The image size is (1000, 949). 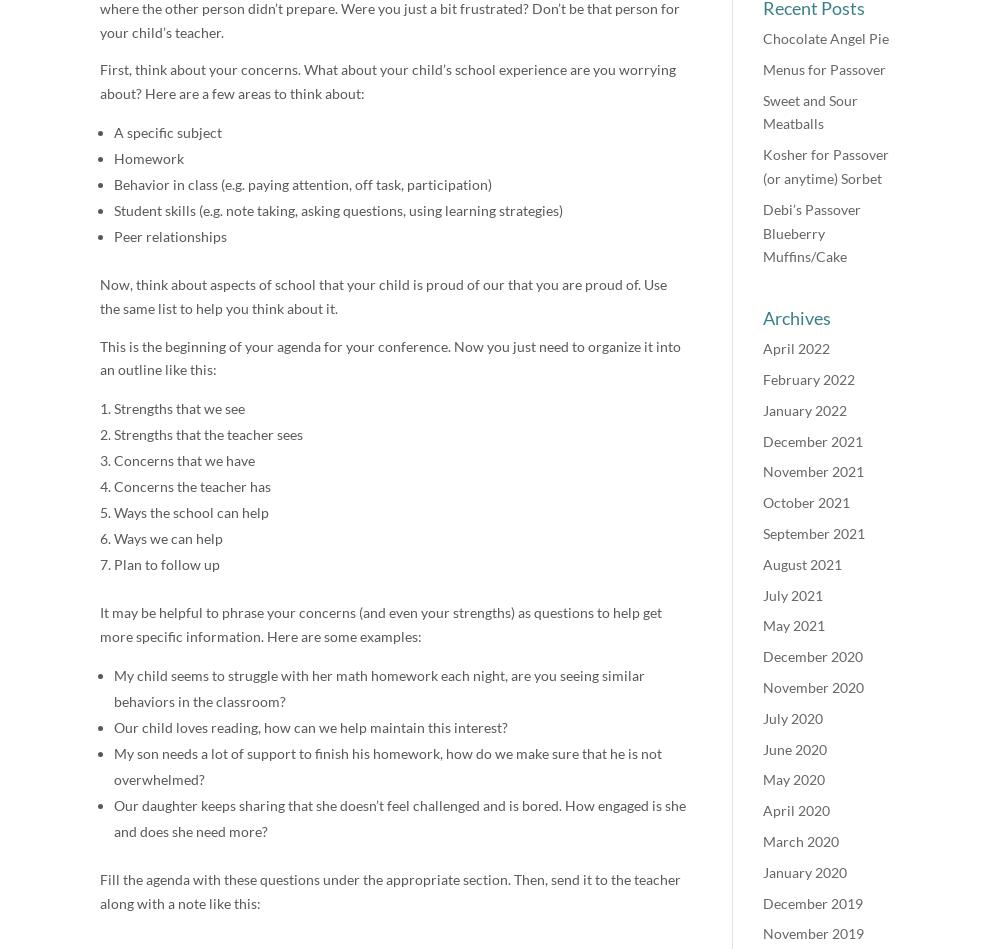 What do you see at coordinates (390, 889) in the screenshot?
I see `'Fill the agenda with these questions under the appropriate section. Then, send it to the teacher along with a note like this:'` at bounding box center [390, 889].